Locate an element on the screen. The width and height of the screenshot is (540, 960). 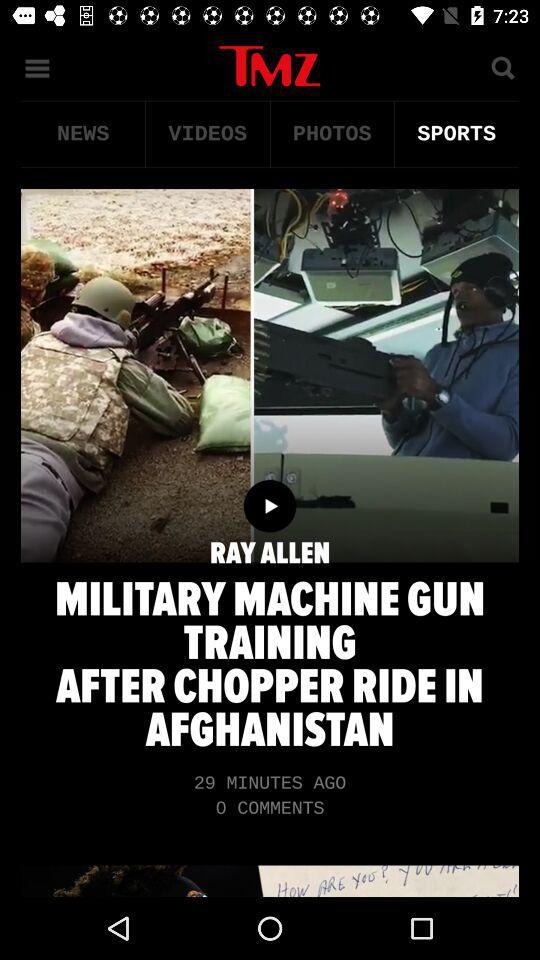
videos icon is located at coordinates (206, 133).